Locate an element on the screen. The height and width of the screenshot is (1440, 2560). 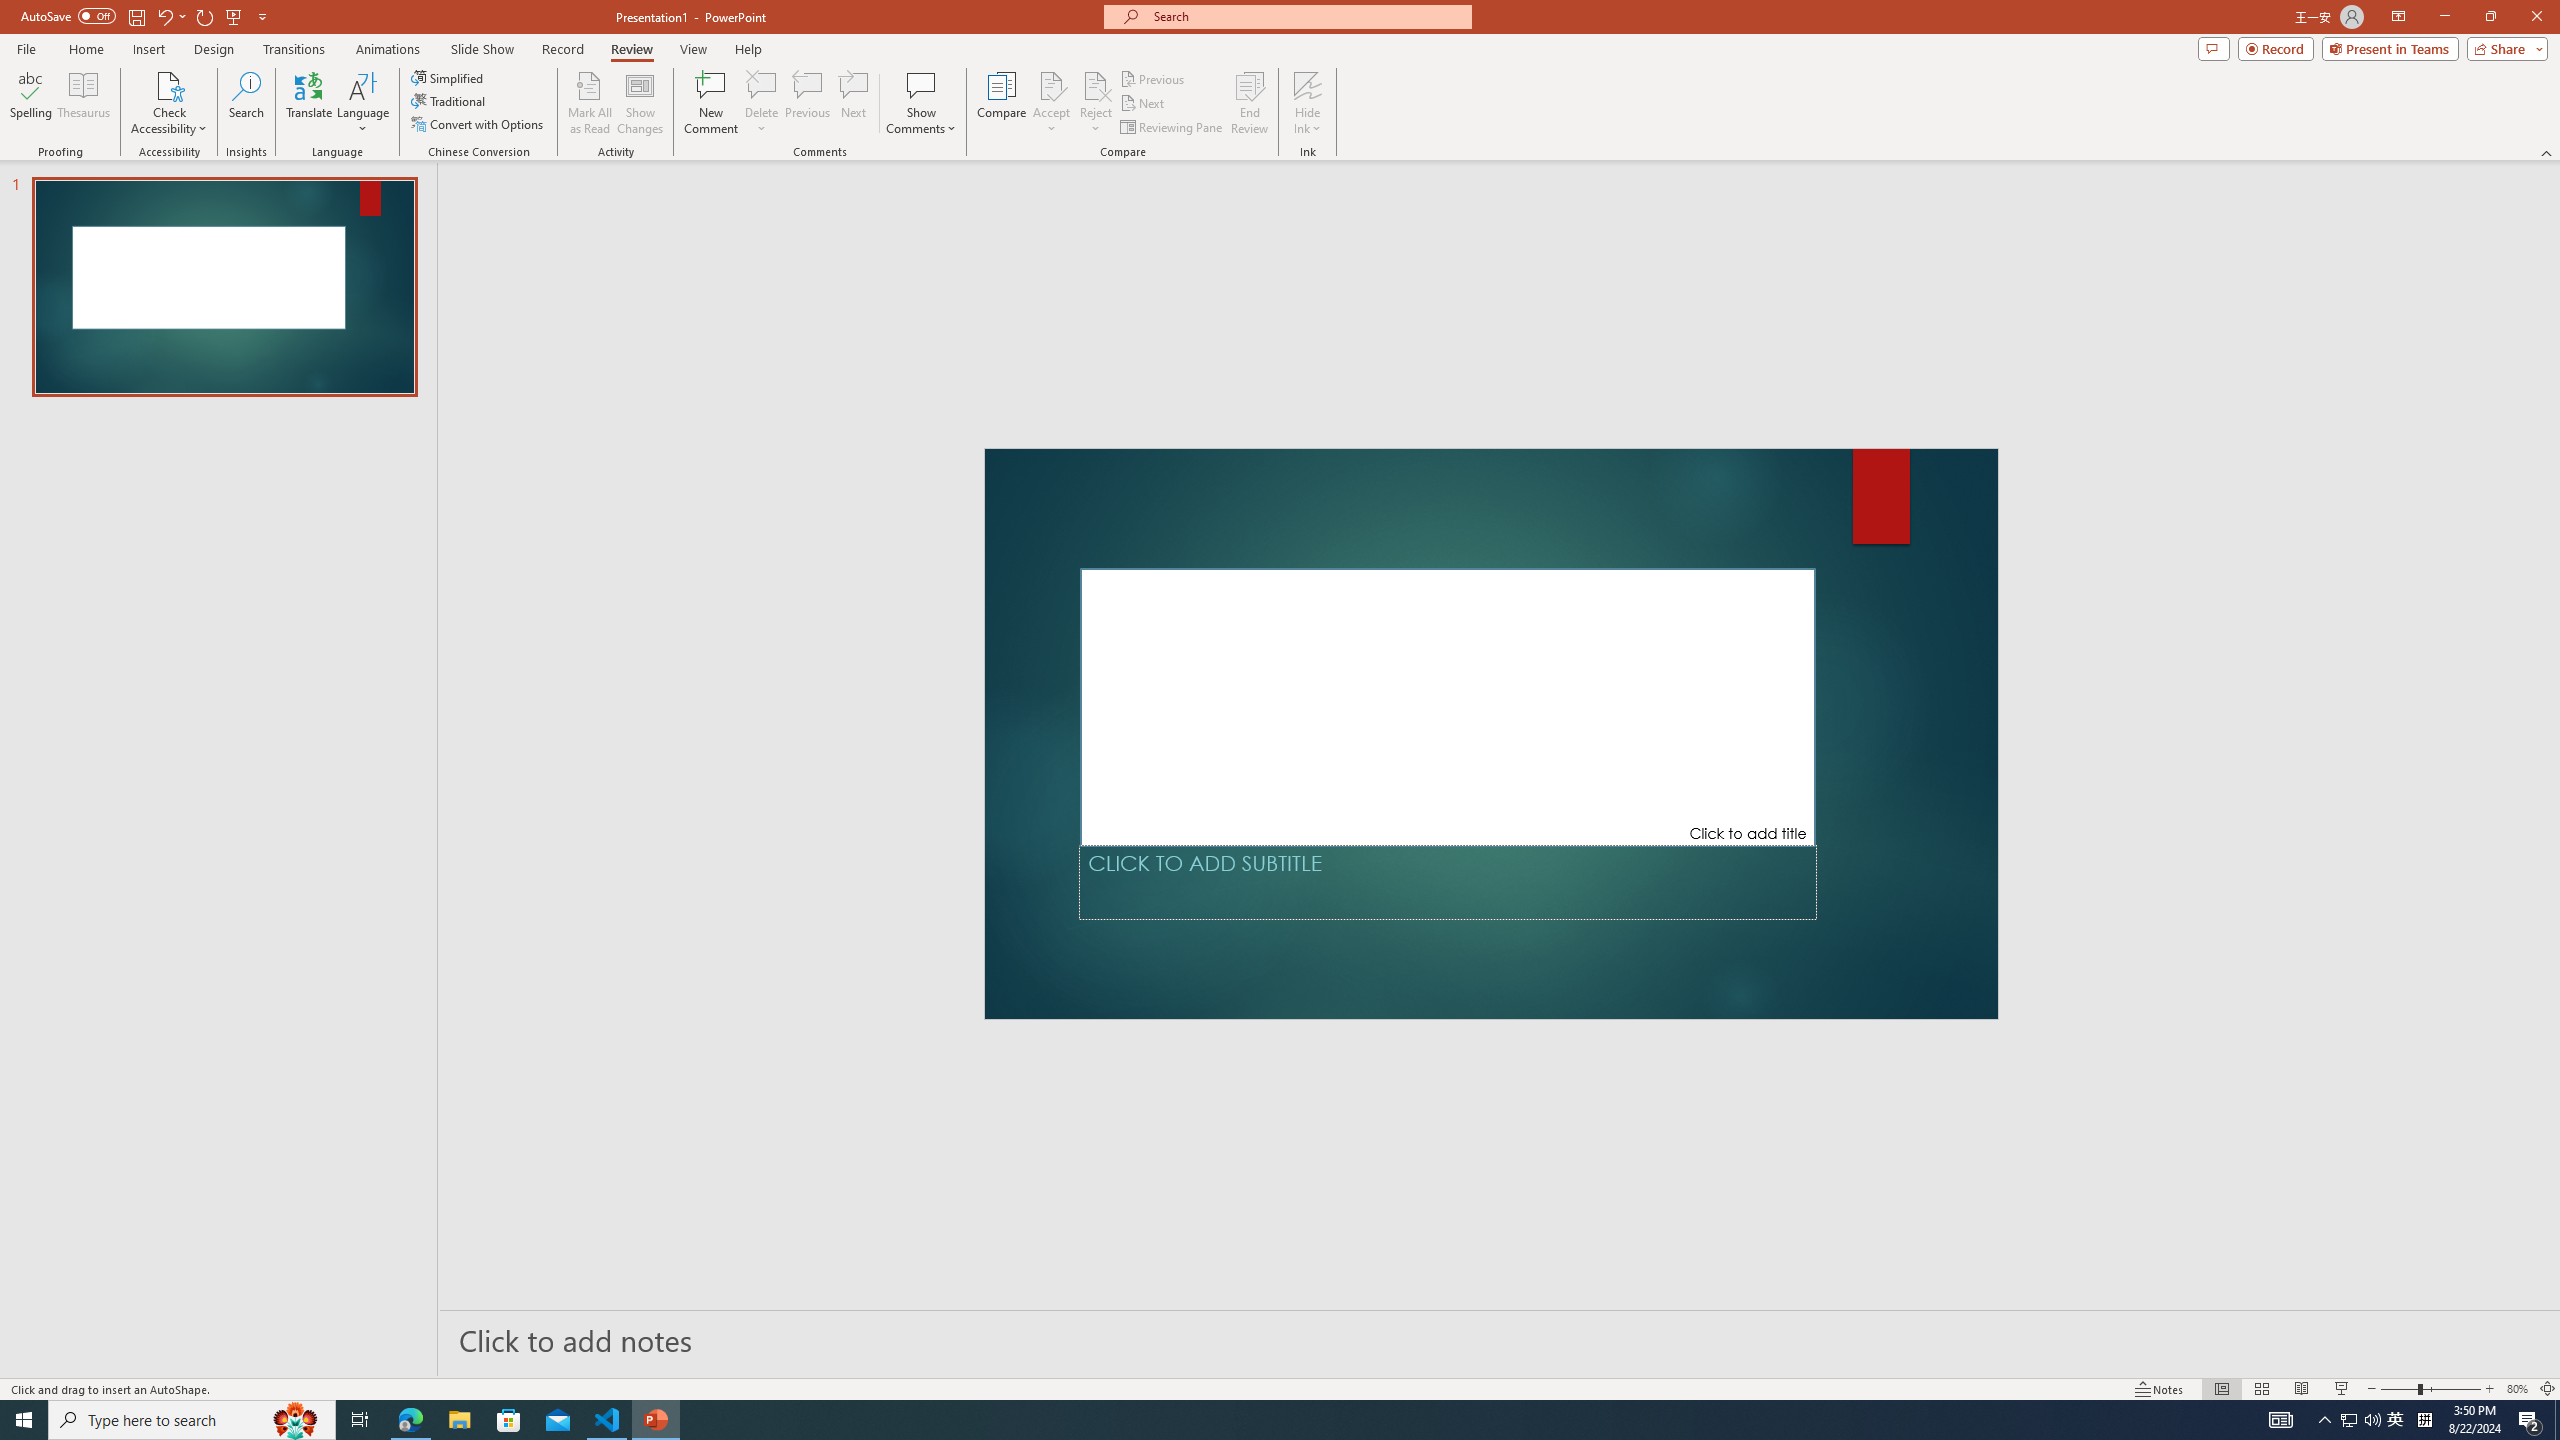
'Close' is located at coordinates (2535, 16).